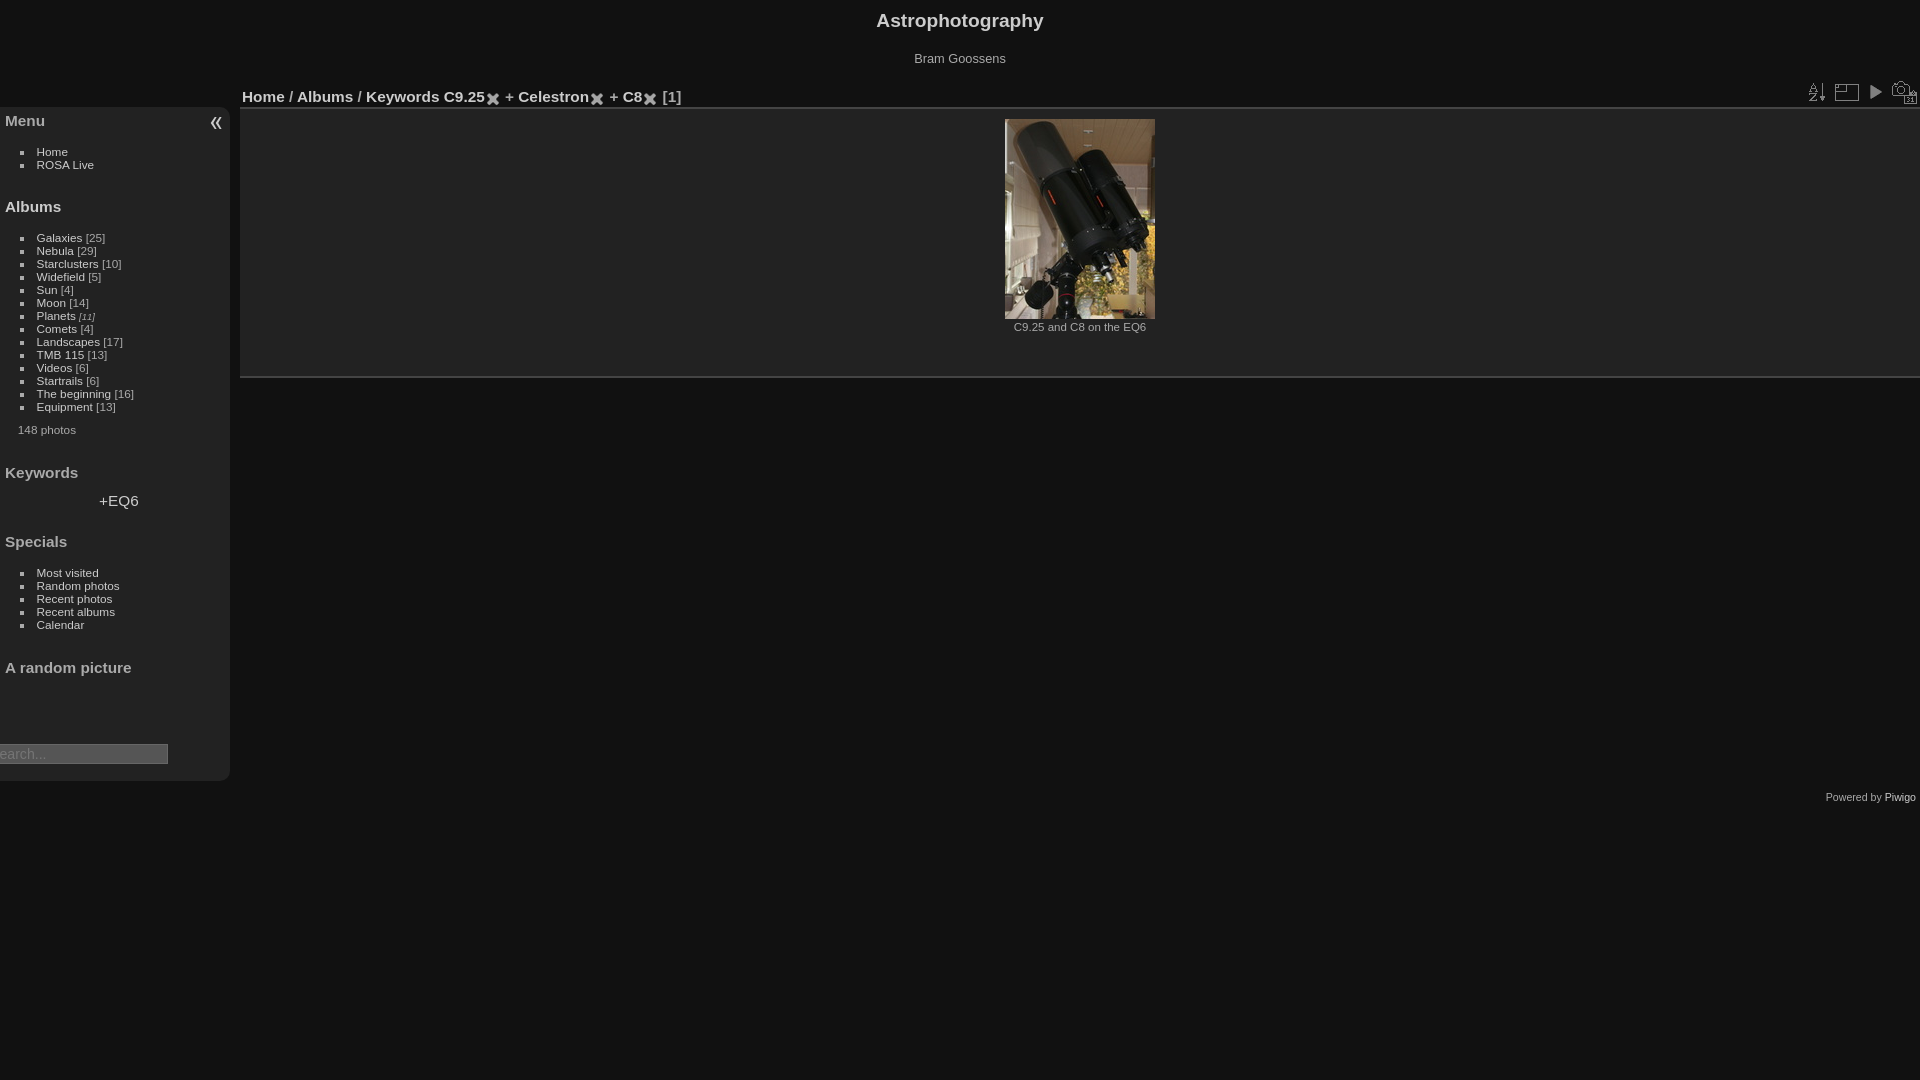 Image resolution: width=1920 pixels, height=1080 pixels. What do you see at coordinates (78, 585) in the screenshot?
I see `'Random photos'` at bounding box center [78, 585].